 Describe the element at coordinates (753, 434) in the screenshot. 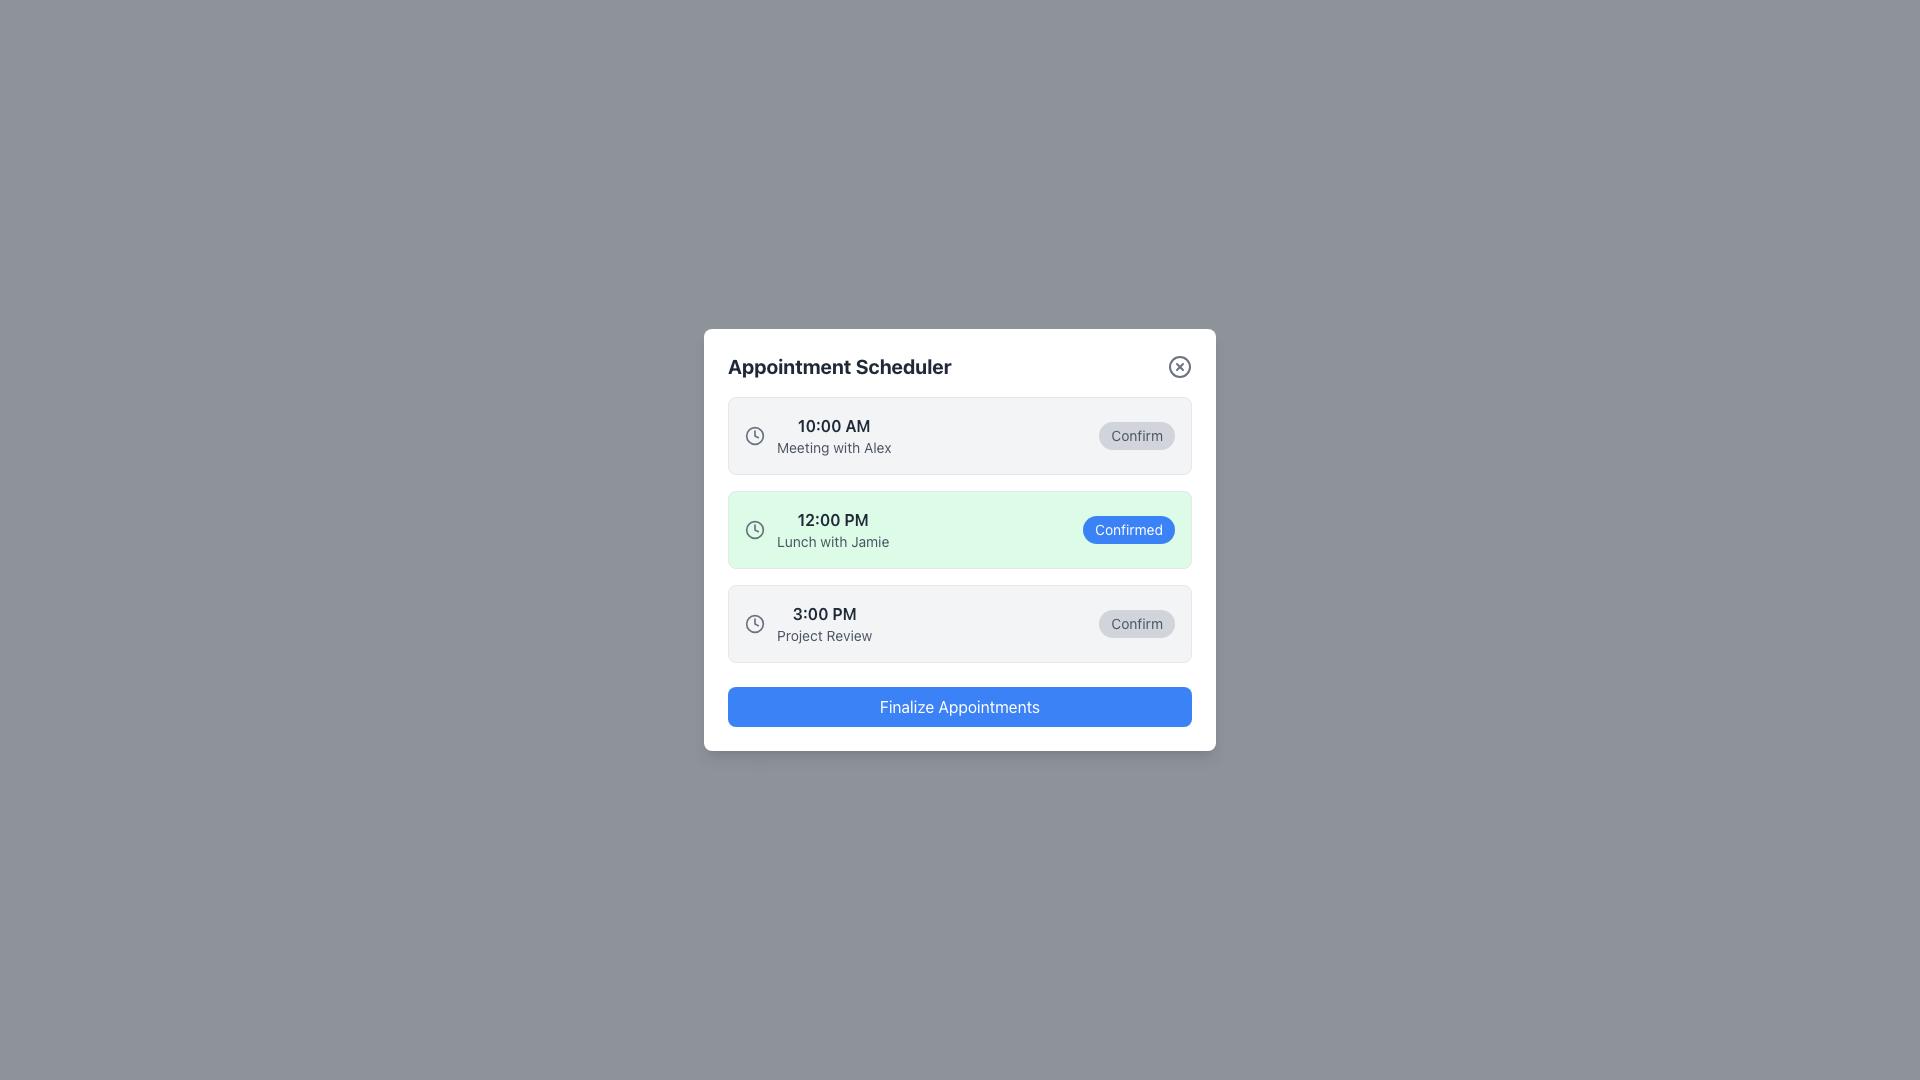

I see `the time-related icon located to the left of the '10:00 AM Meeting with Alex' entry in the scheduled appointments list` at that location.